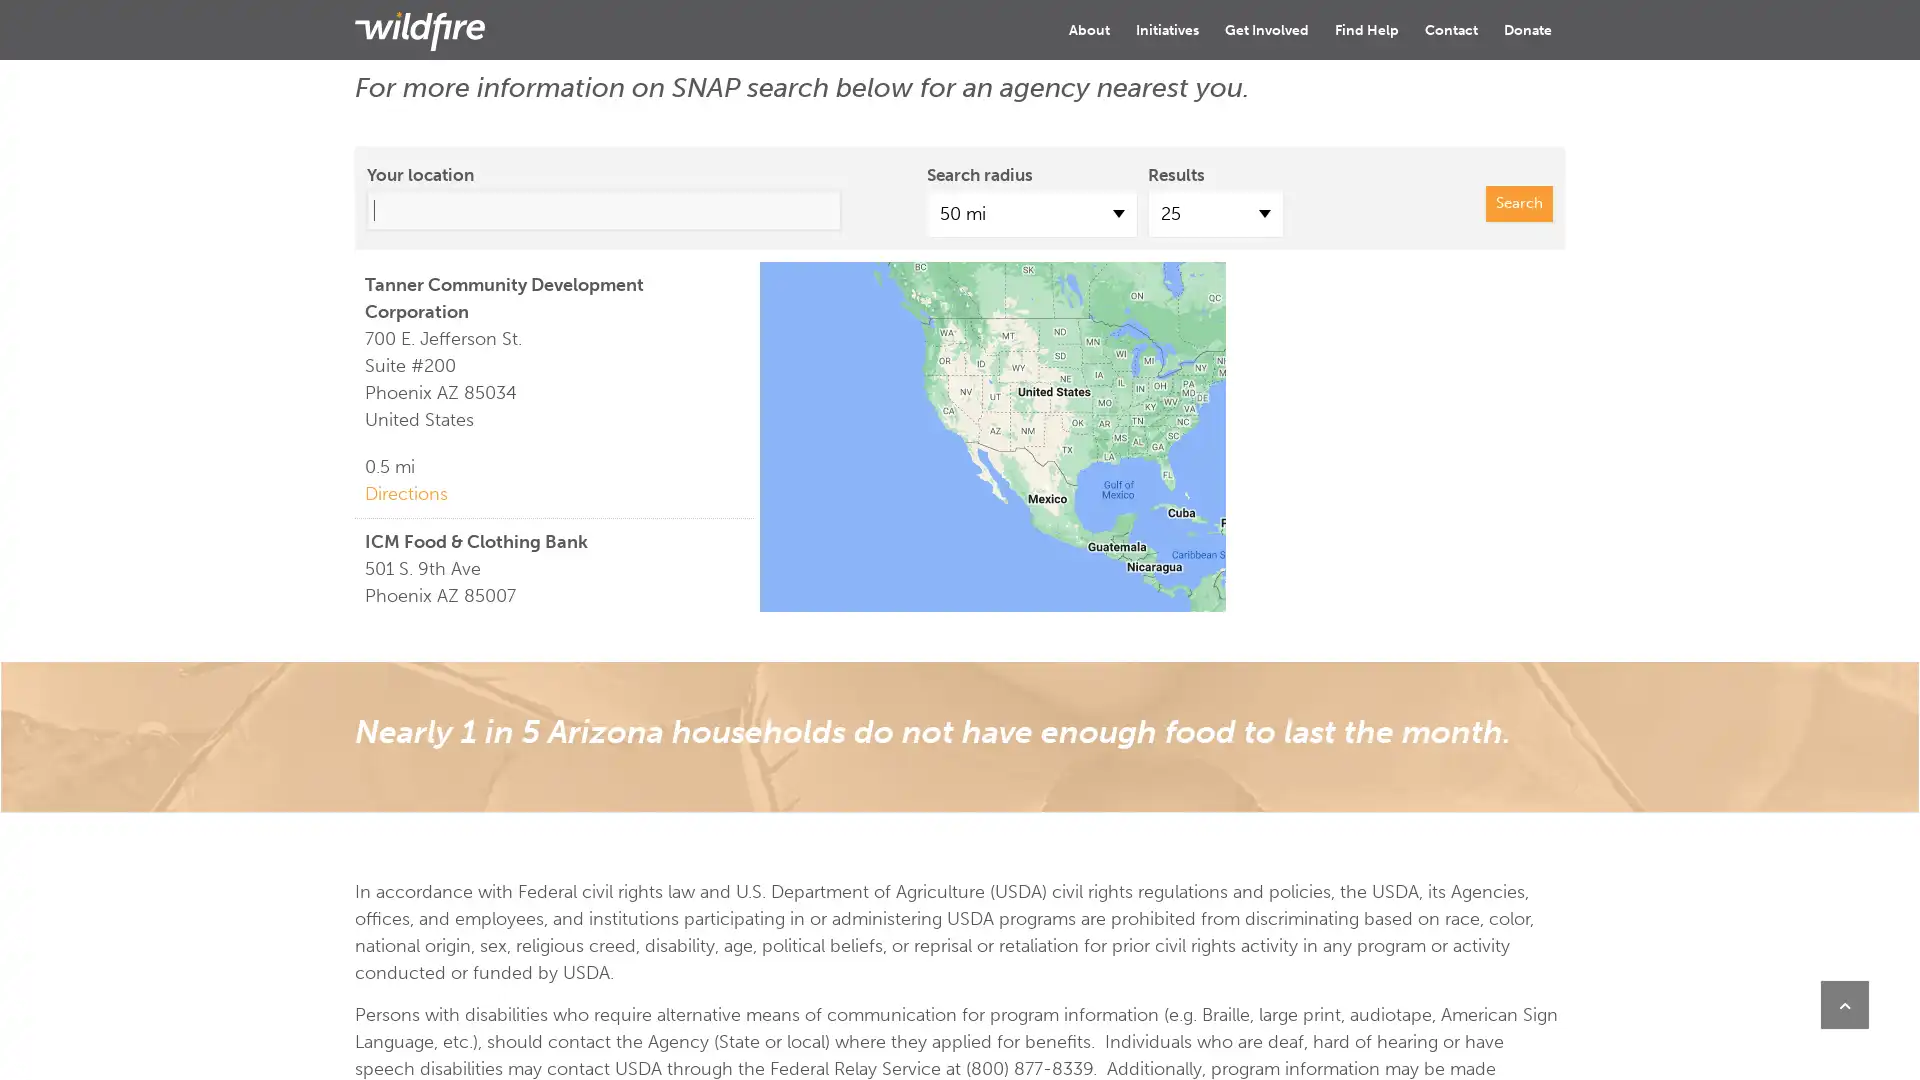 Image resolution: width=1920 pixels, height=1080 pixels. What do you see at coordinates (1171, 422) in the screenshot?
I see `TCDC at Washington Pointe` at bounding box center [1171, 422].